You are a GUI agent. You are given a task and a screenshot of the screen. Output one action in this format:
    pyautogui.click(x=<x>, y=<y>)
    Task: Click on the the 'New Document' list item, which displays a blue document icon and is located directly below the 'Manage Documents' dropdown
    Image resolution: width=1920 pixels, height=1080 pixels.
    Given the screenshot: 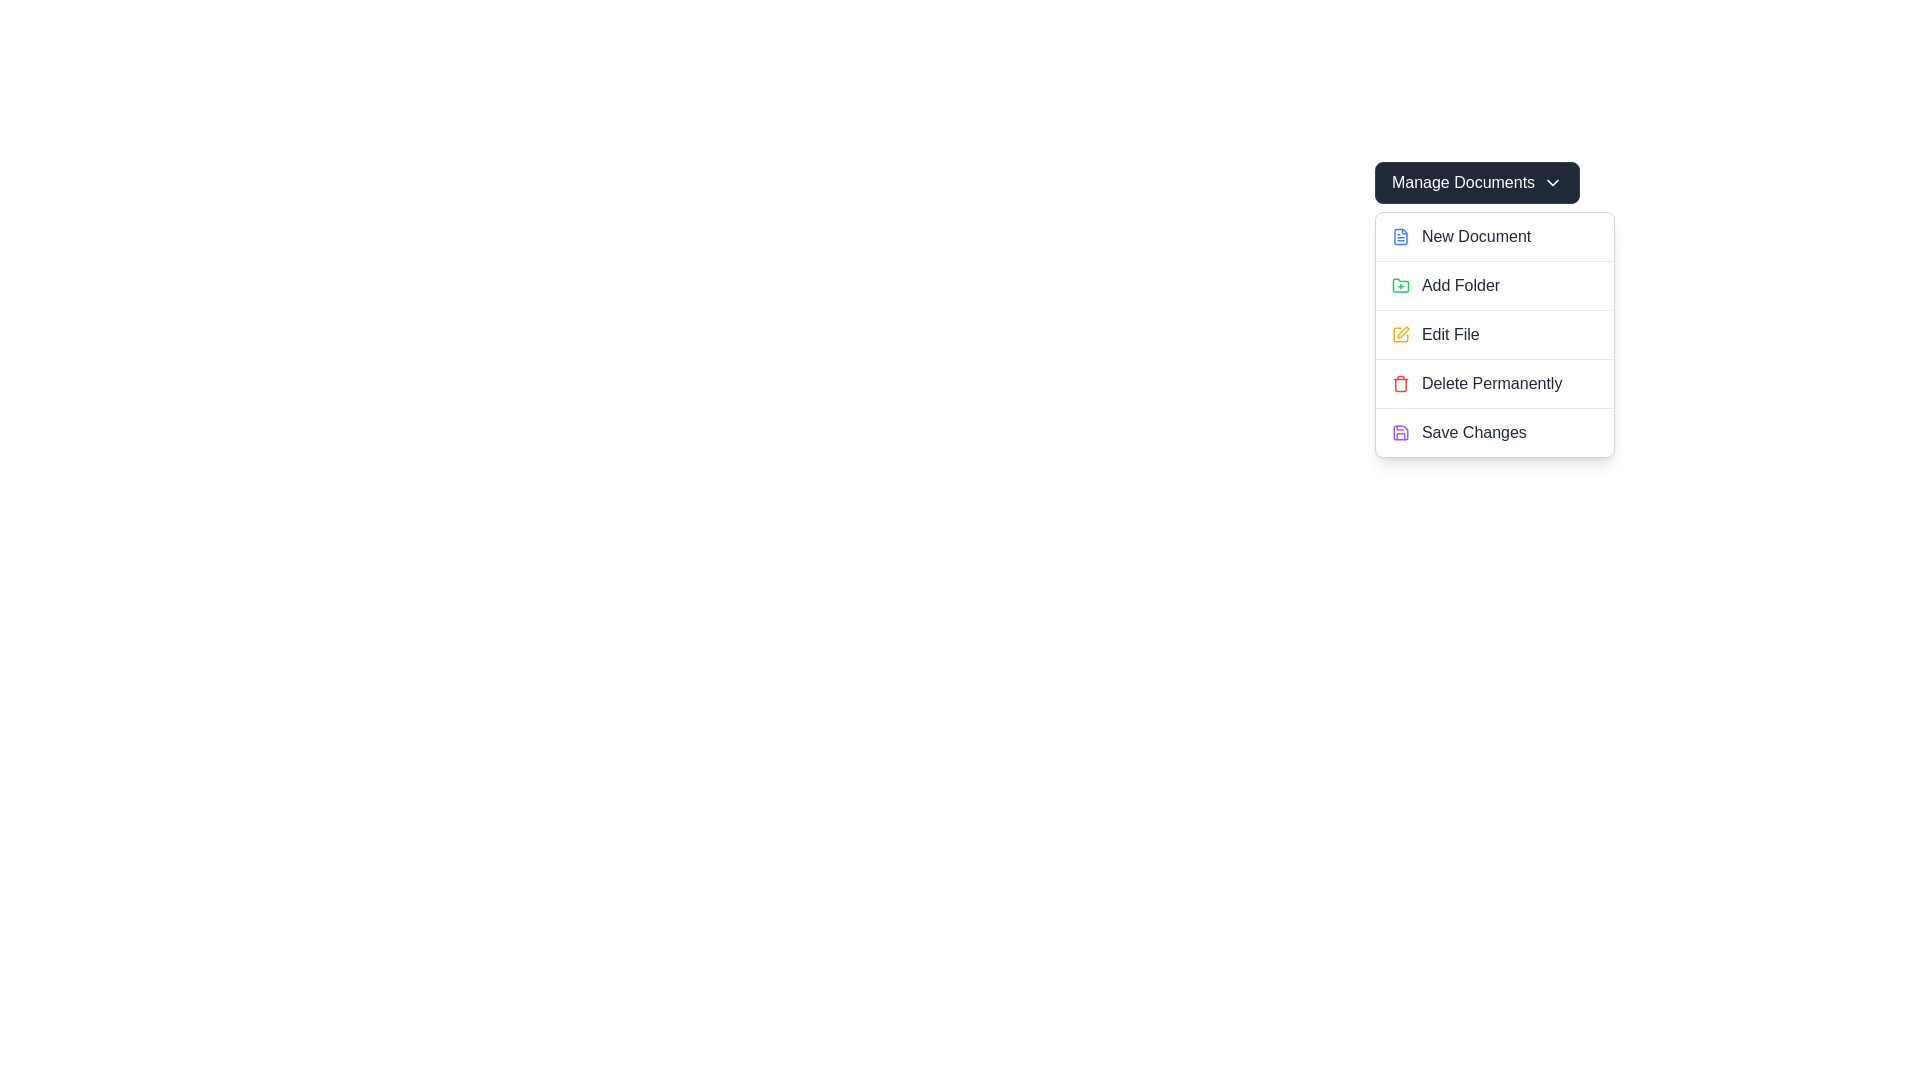 What is the action you would take?
    pyautogui.click(x=1494, y=235)
    